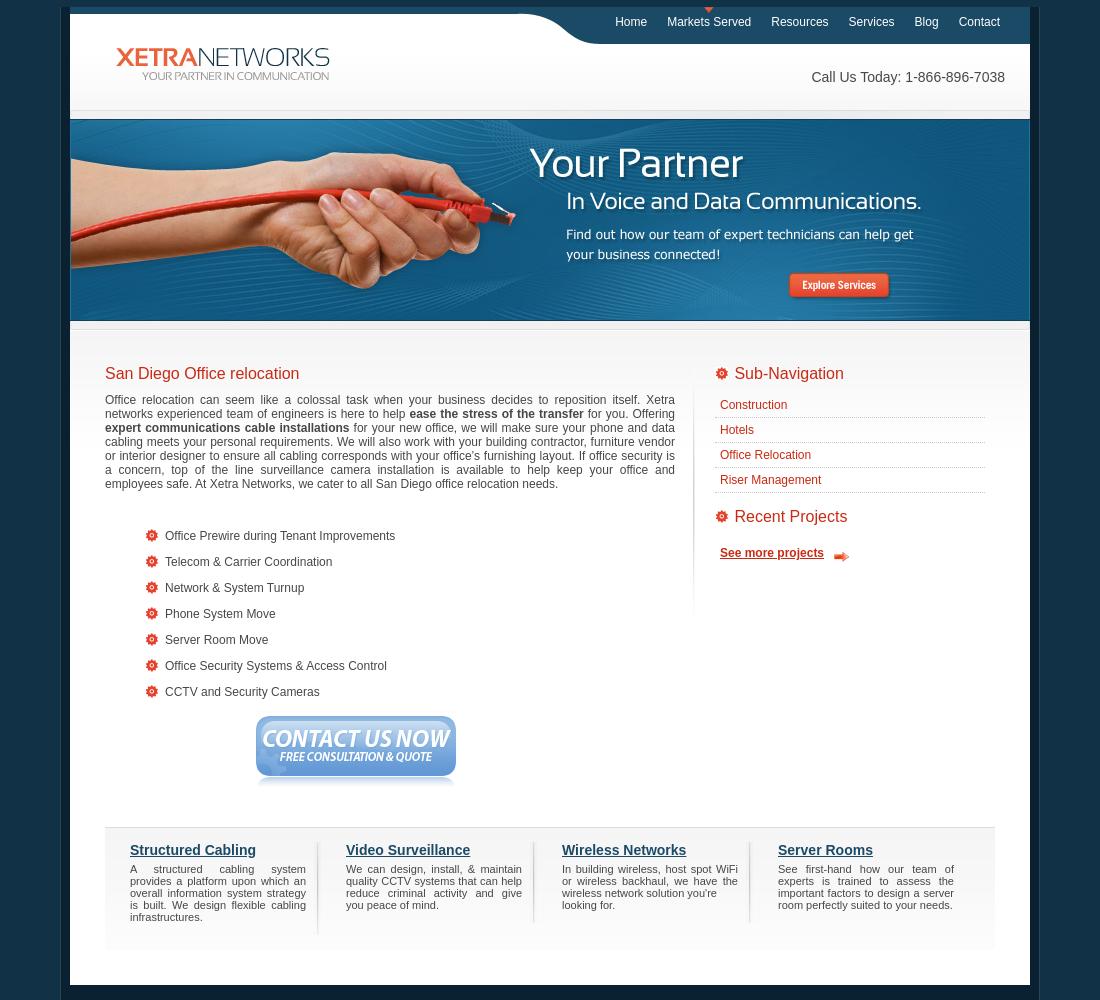 The width and height of the screenshot is (1100, 1000). What do you see at coordinates (164, 535) in the screenshot?
I see `'Office Prewire during Tenant Improvements'` at bounding box center [164, 535].